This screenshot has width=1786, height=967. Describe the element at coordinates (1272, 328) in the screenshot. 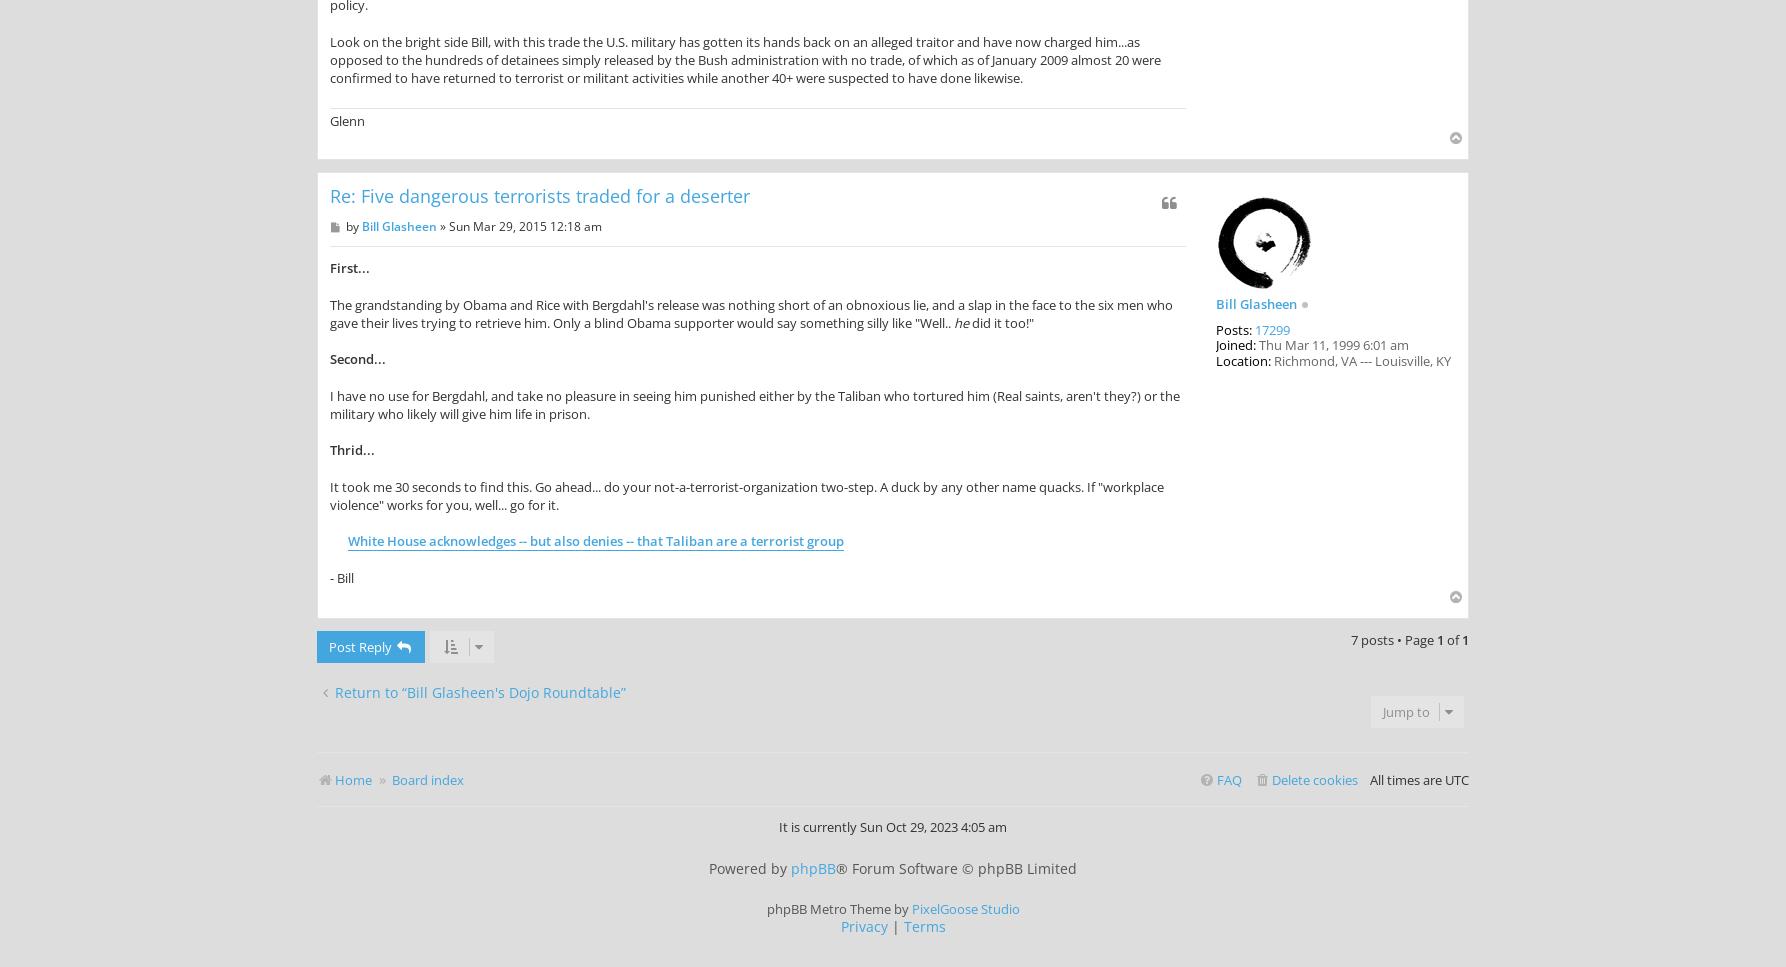

I see `'17299'` at that location.